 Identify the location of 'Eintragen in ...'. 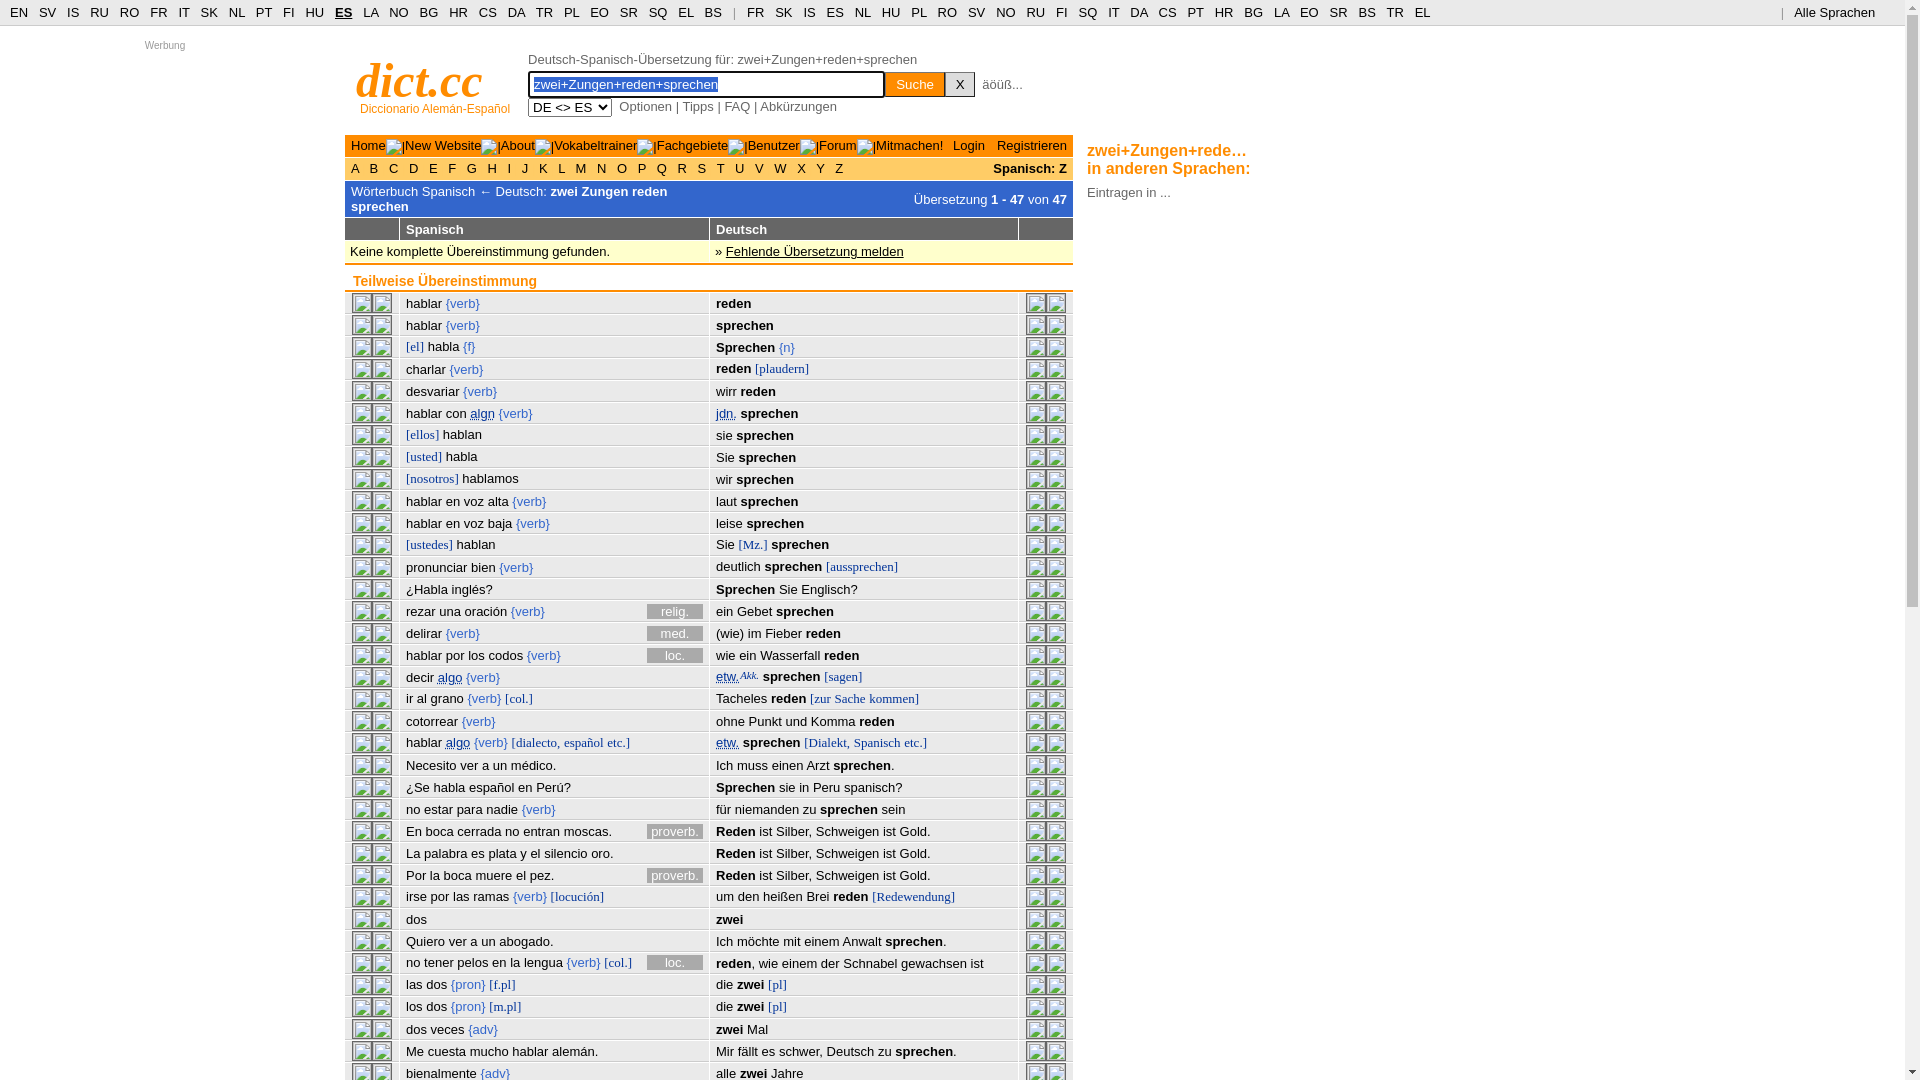
(1128, 191).